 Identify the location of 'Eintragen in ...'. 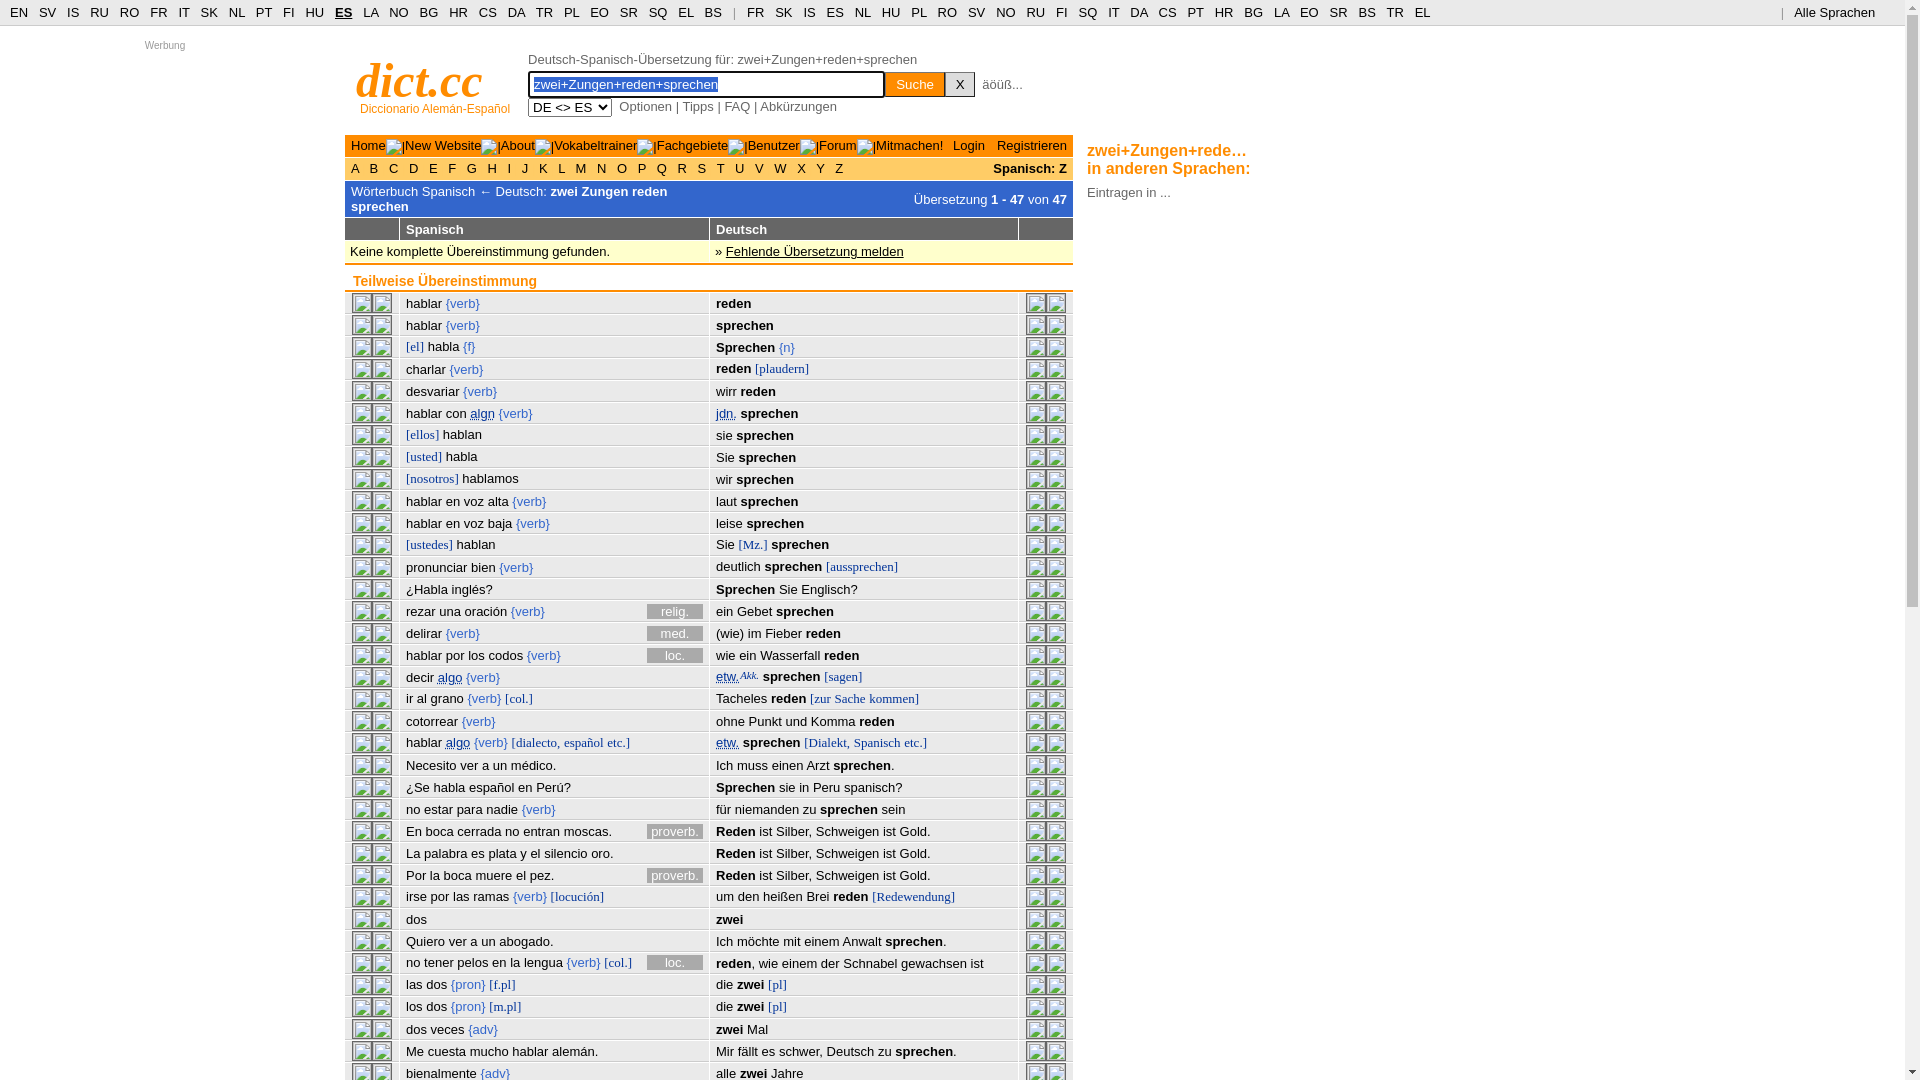
(1128, 191).